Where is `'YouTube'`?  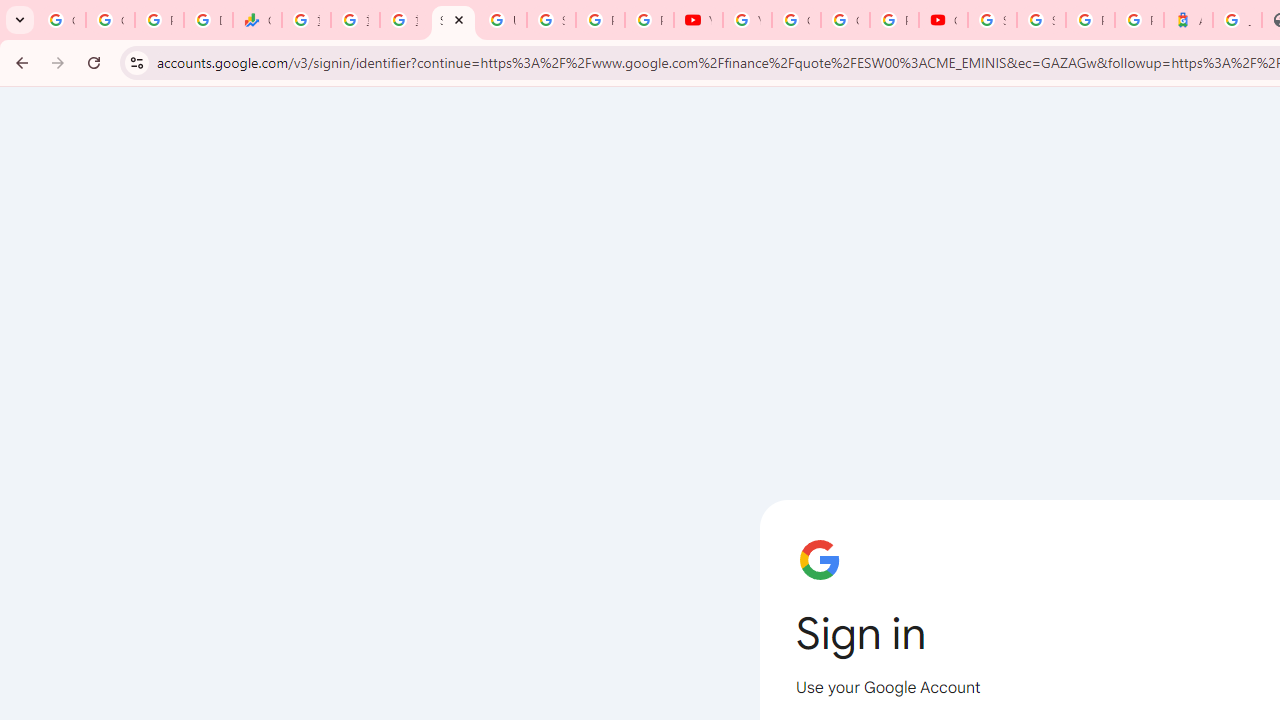
'YouTube' is located at coordinates (698, 20).